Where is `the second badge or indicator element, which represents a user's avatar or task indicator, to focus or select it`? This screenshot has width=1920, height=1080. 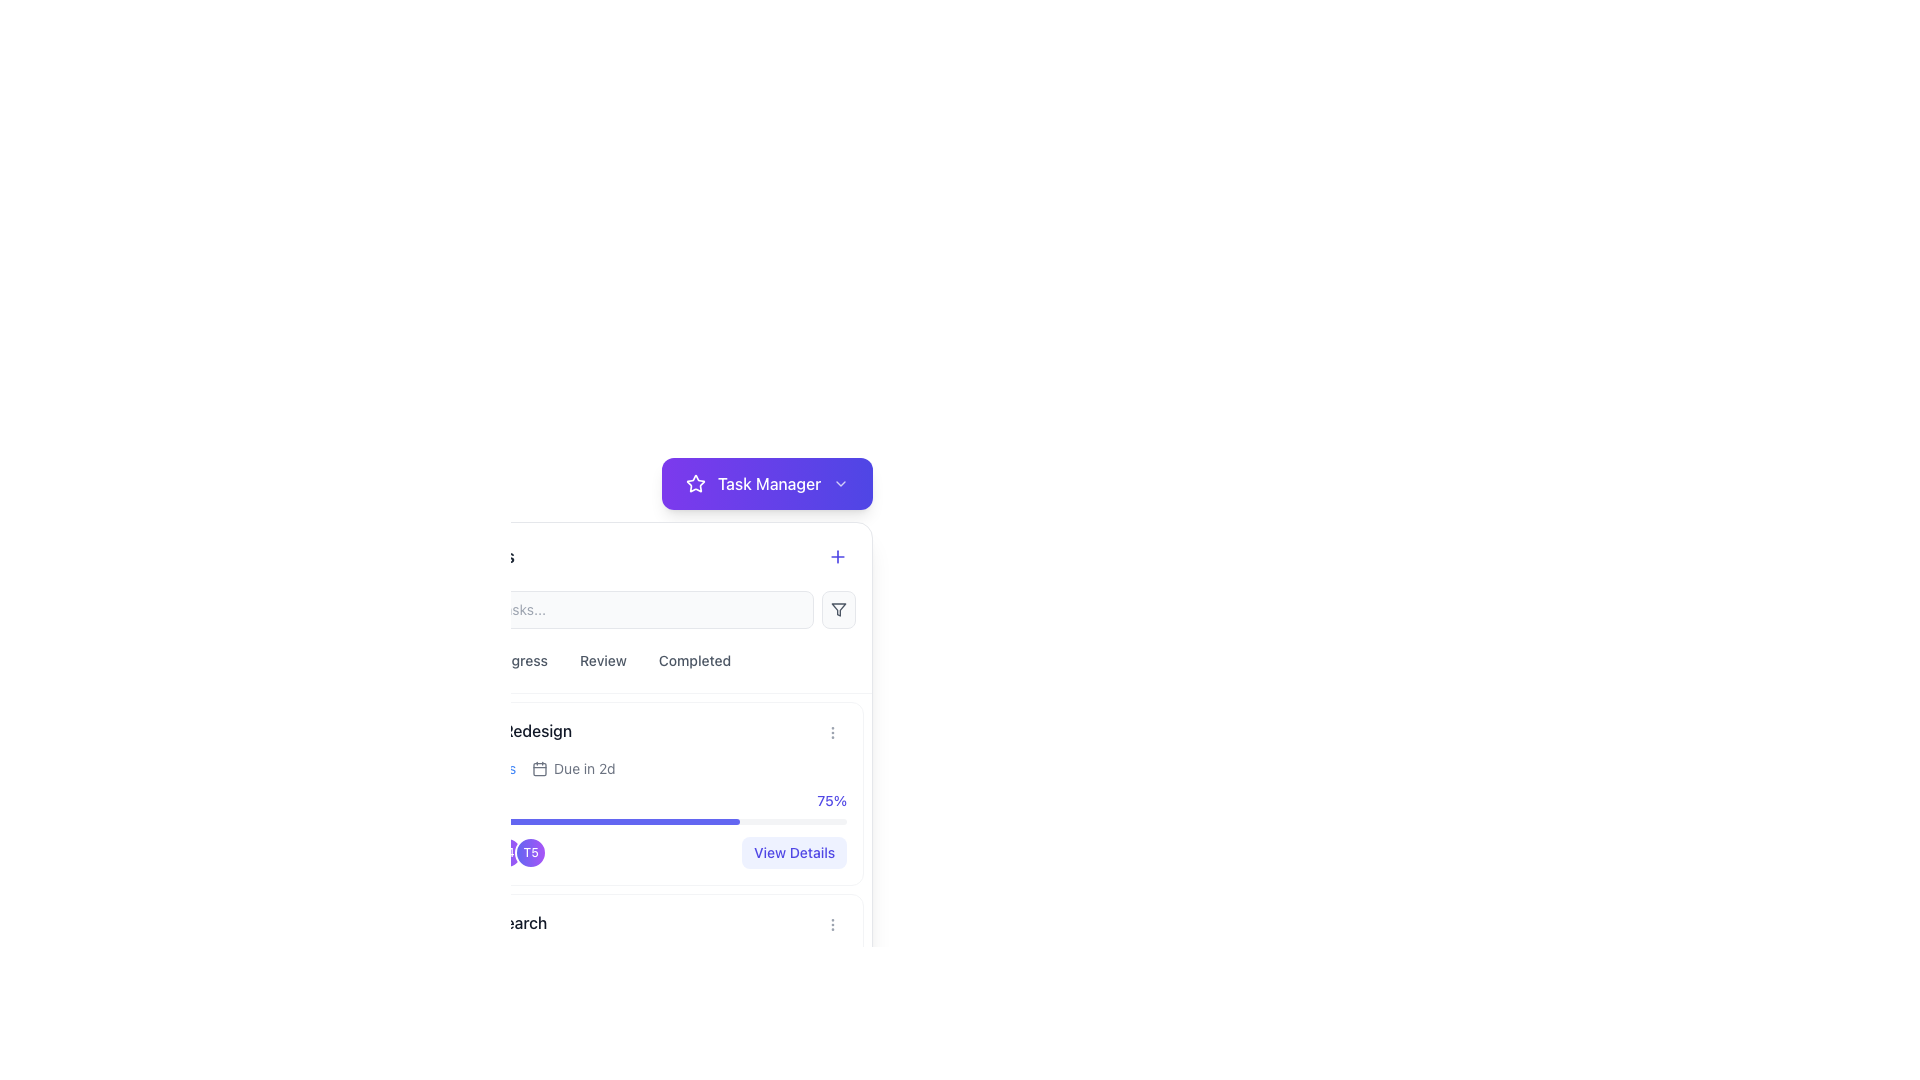 the second badge or indicator element, which represents a user's avatar or task indicator, to focus or select it is located at coordinates (458, 1044).